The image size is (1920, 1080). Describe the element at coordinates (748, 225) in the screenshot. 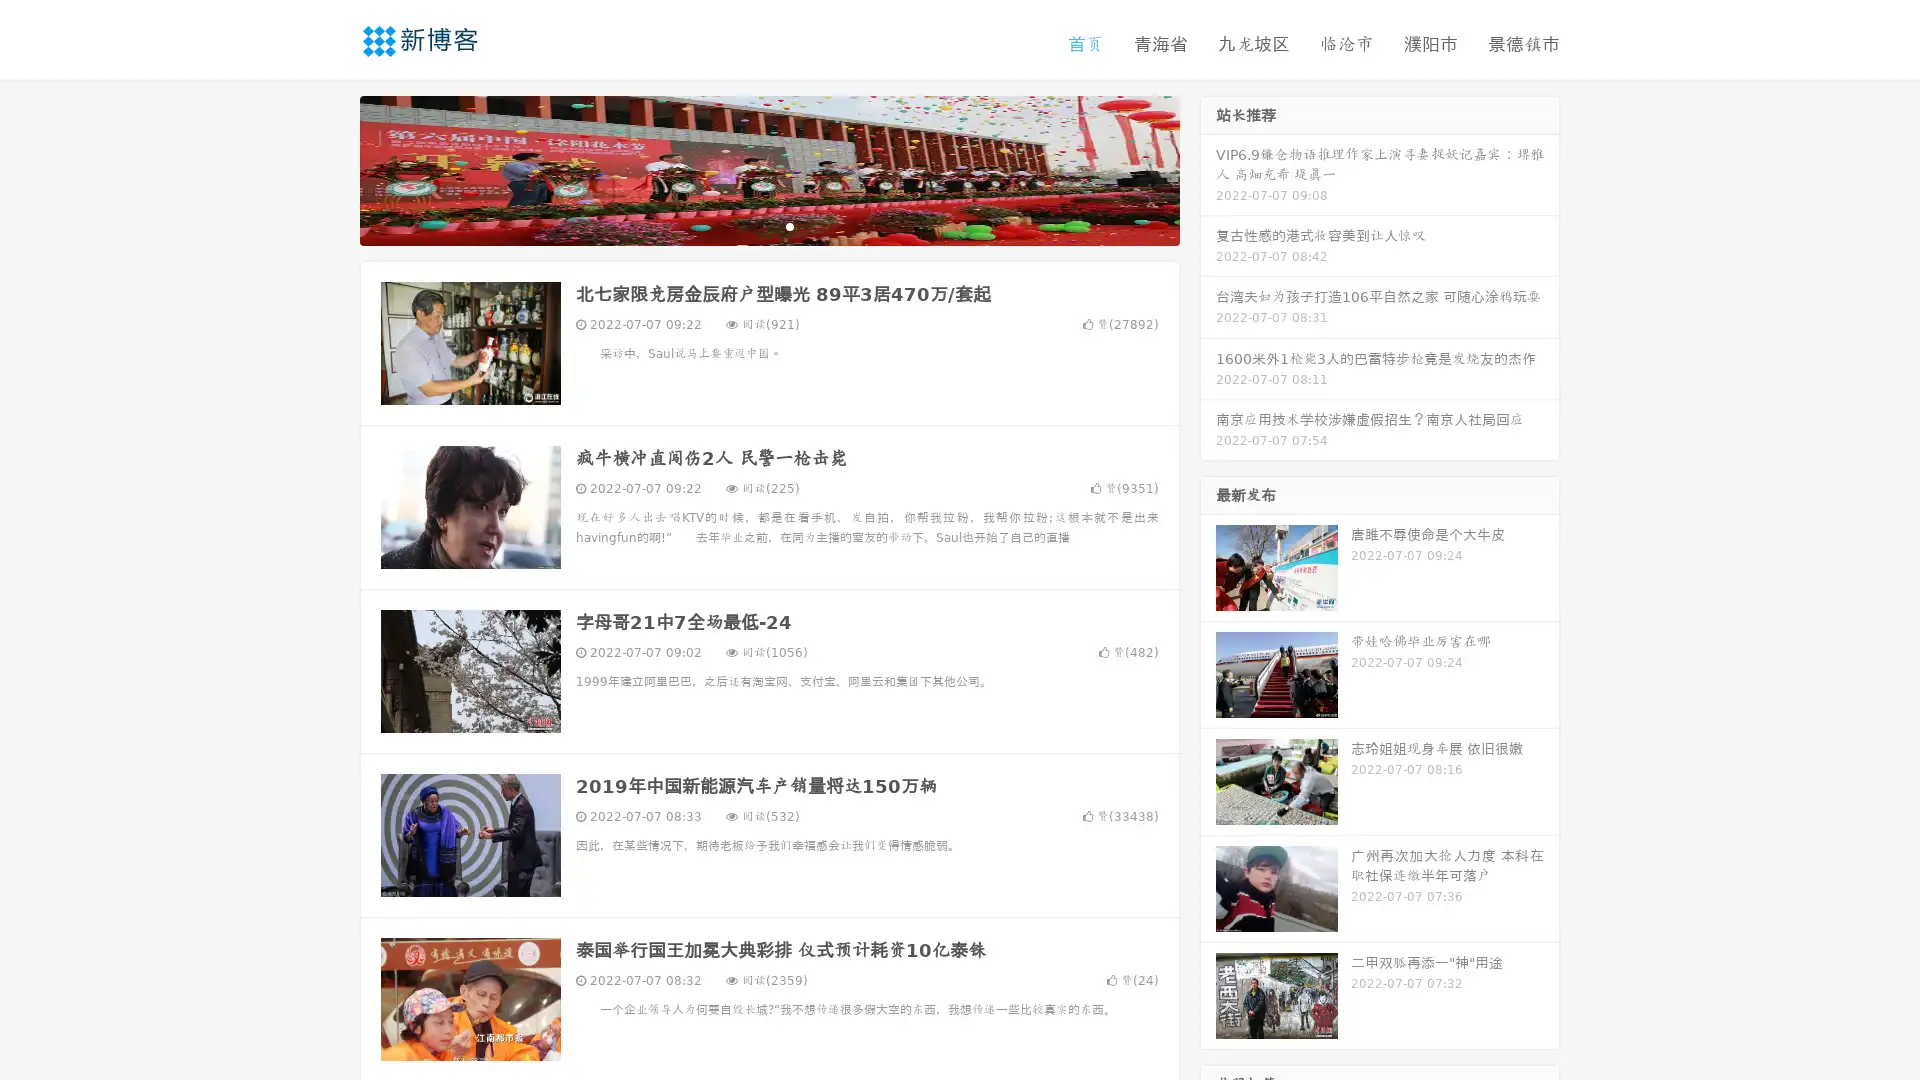

I see `Go to slide 1` at that location.